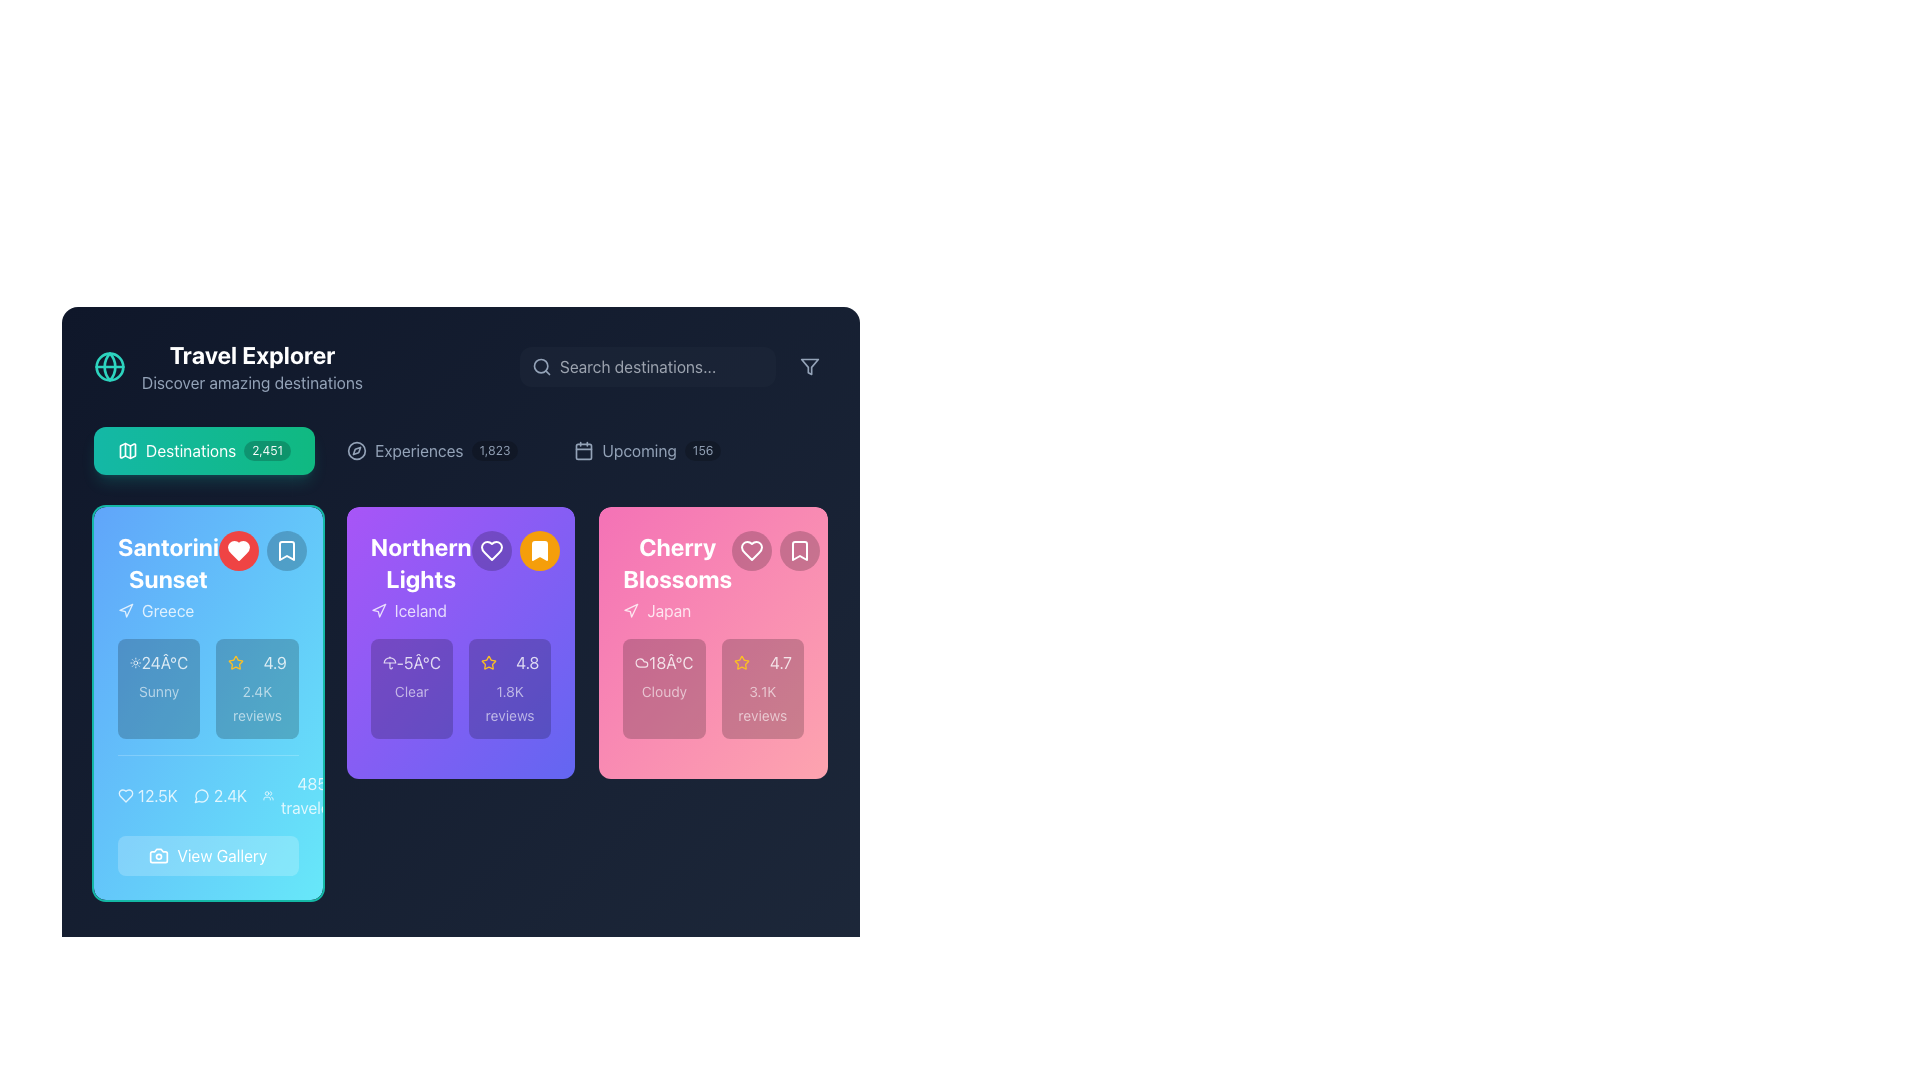 The image size is (1920, 1080). What do you see at coordinates (677, 609) in the screenshot?
I see `the text label displaying 'Japan' located at the bottom of the 'Cherry Blossoms' card, which is highlighted with a pink background` at bounding box center [677, 609].